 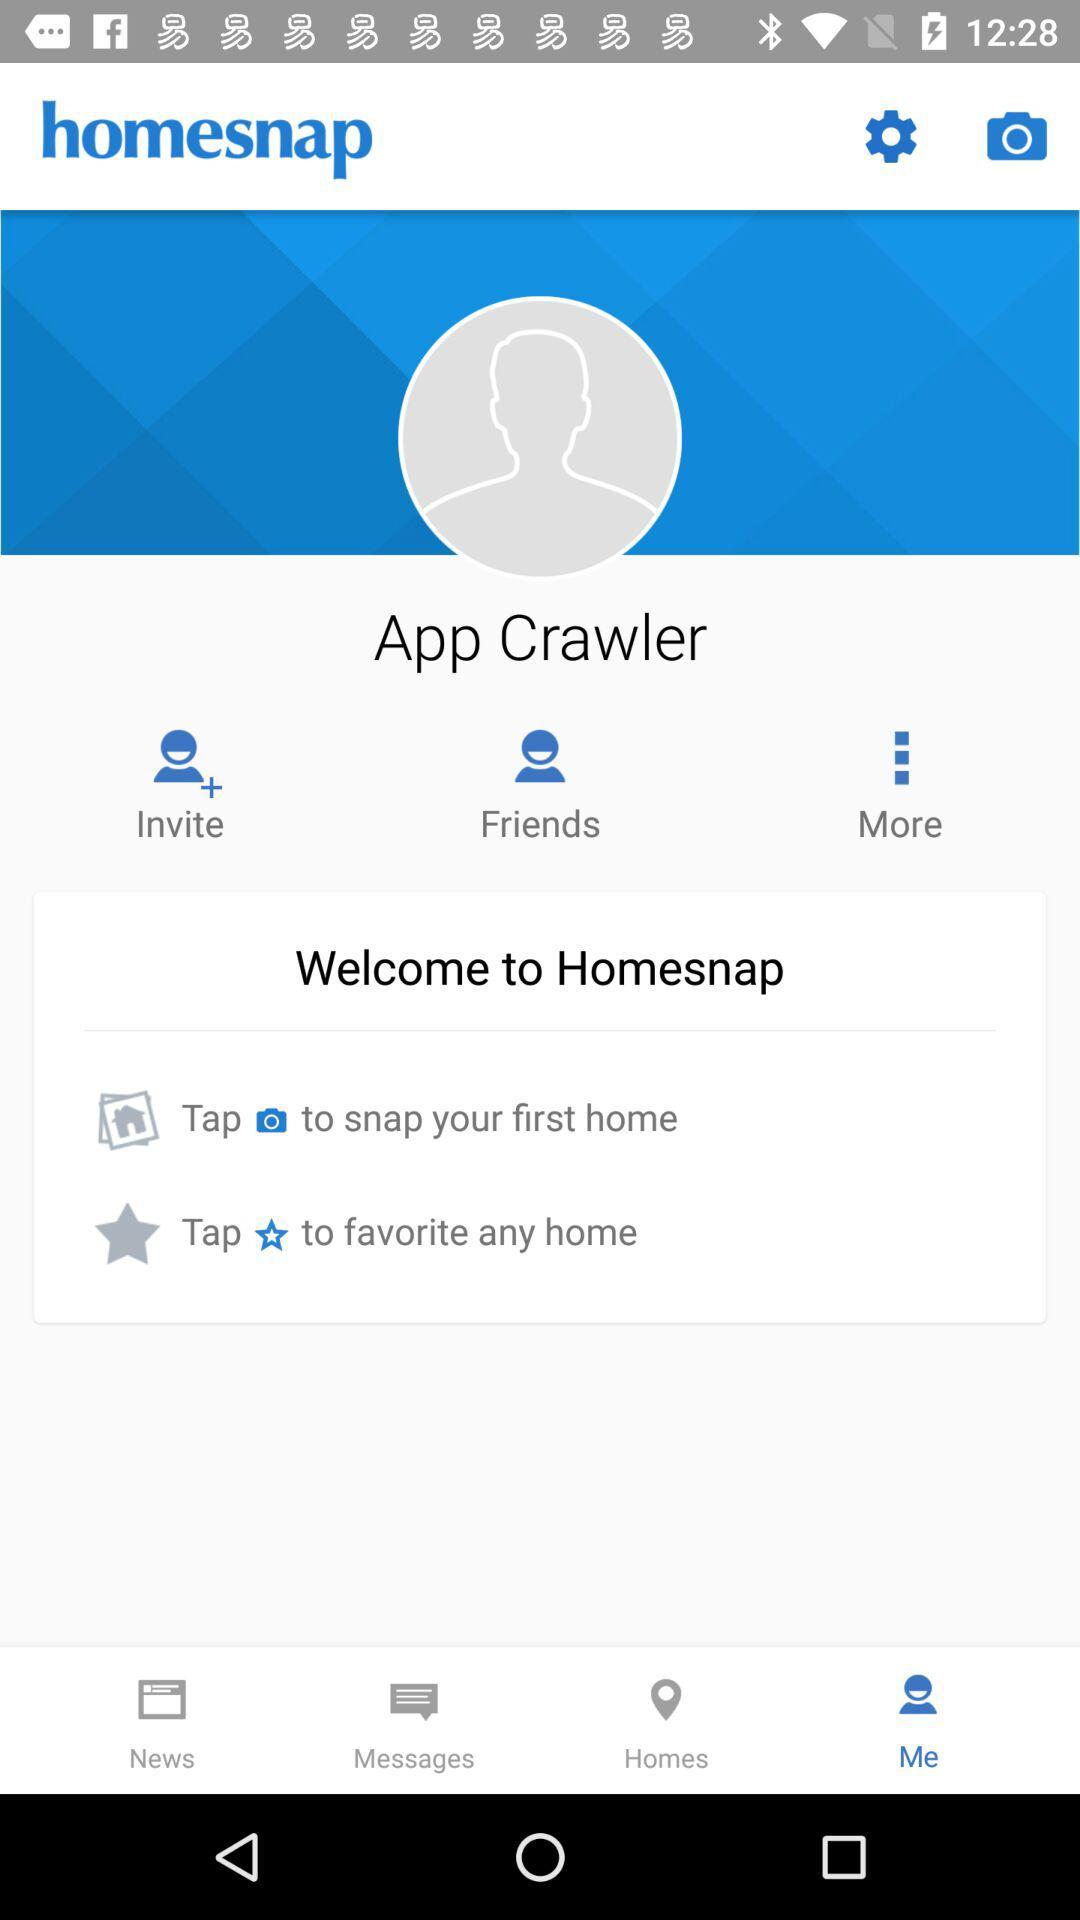 What do you see at coordinates (180, 779) in the screenshot?
I see `the item next to friends` at bounding box center [180, 779].